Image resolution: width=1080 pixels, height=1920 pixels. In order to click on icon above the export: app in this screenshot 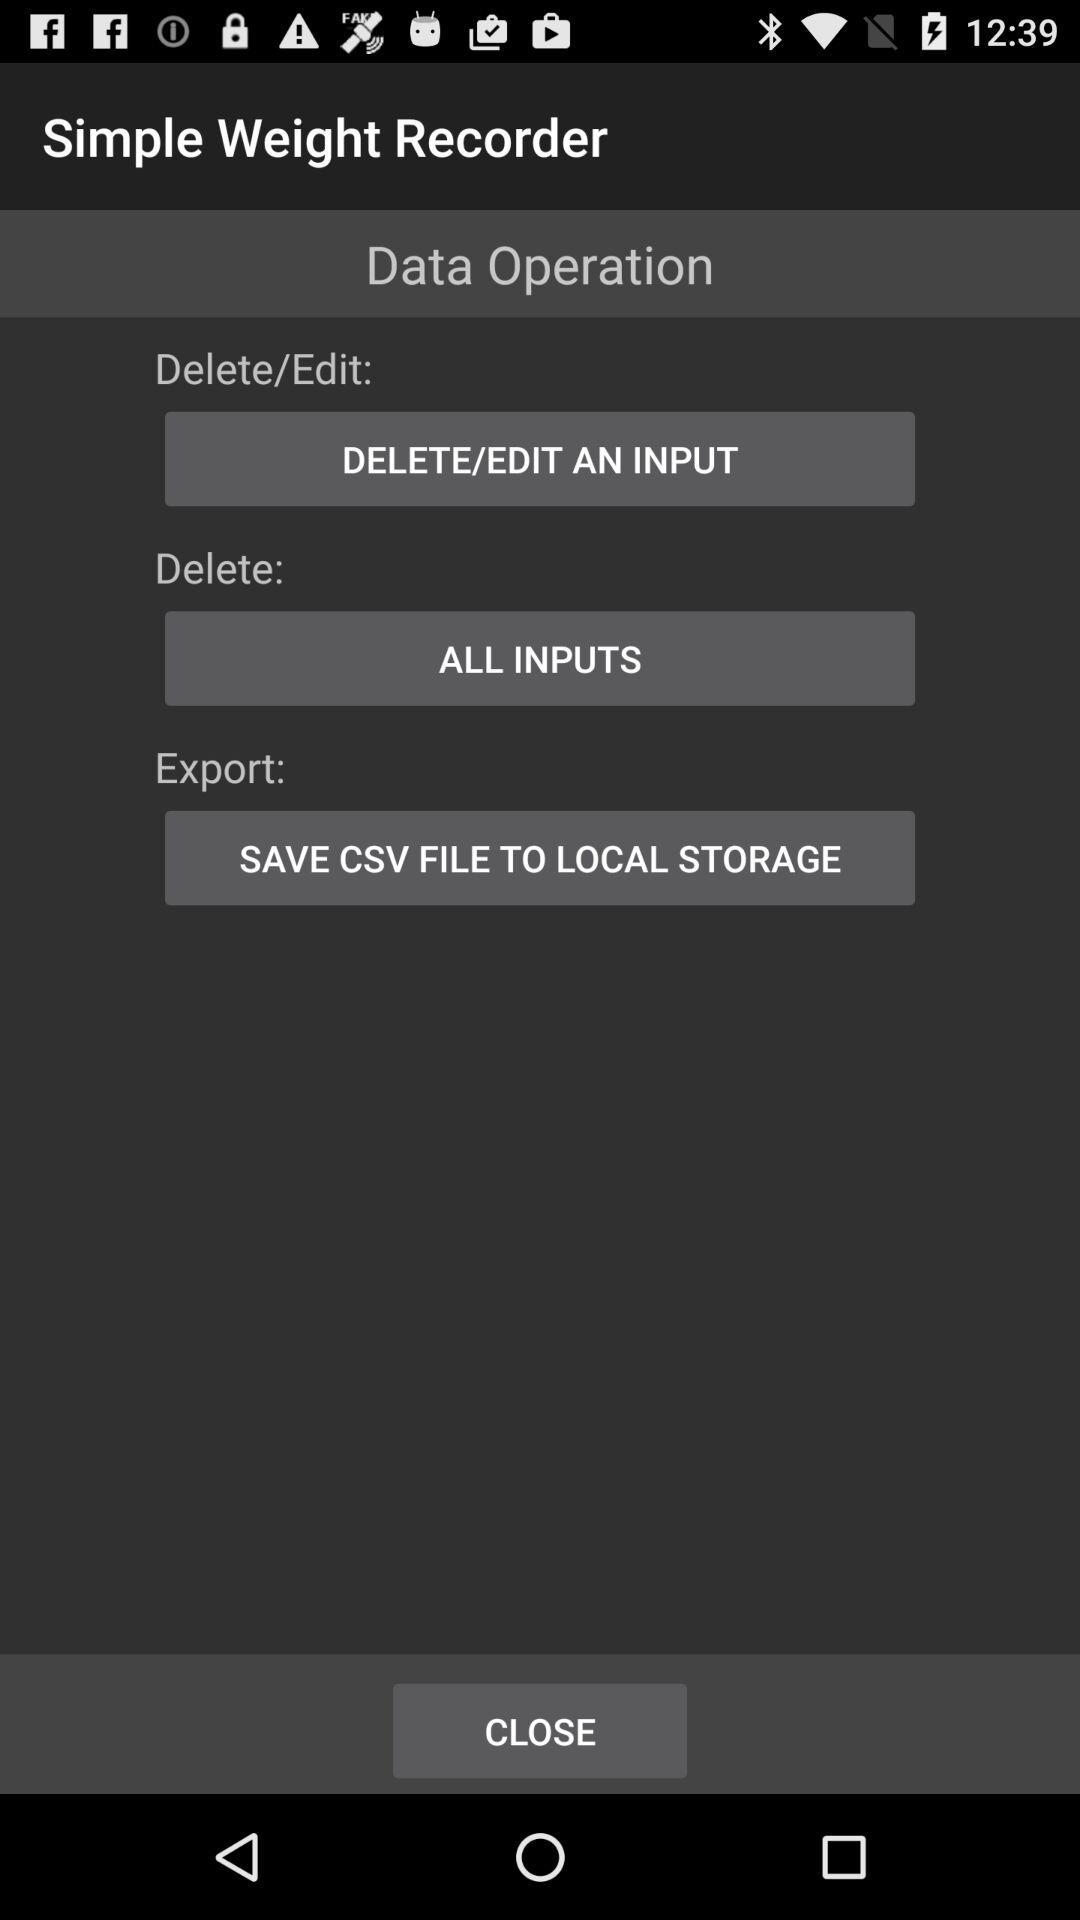, I will do `click(540, 658)`.